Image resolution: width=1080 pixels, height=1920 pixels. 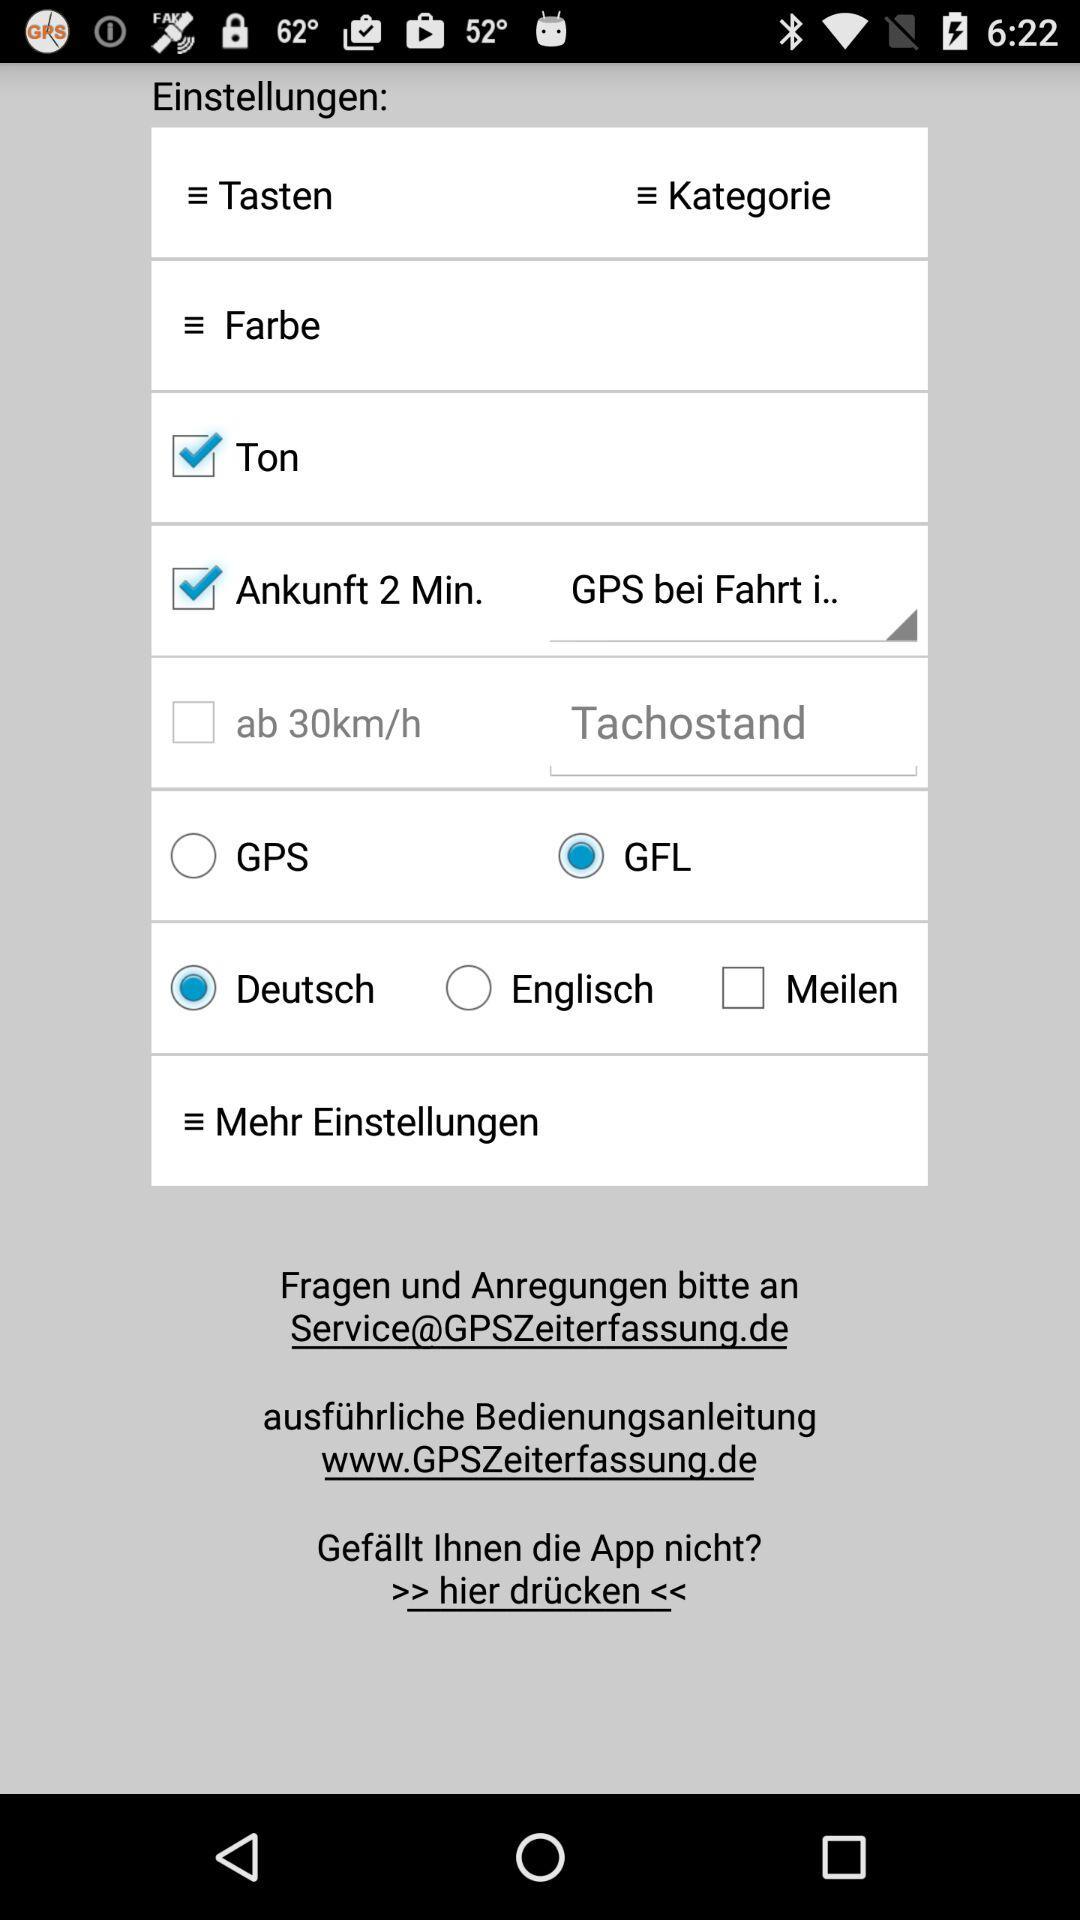 I want to click on radio button above the englisch, so click(x=733, y=855).